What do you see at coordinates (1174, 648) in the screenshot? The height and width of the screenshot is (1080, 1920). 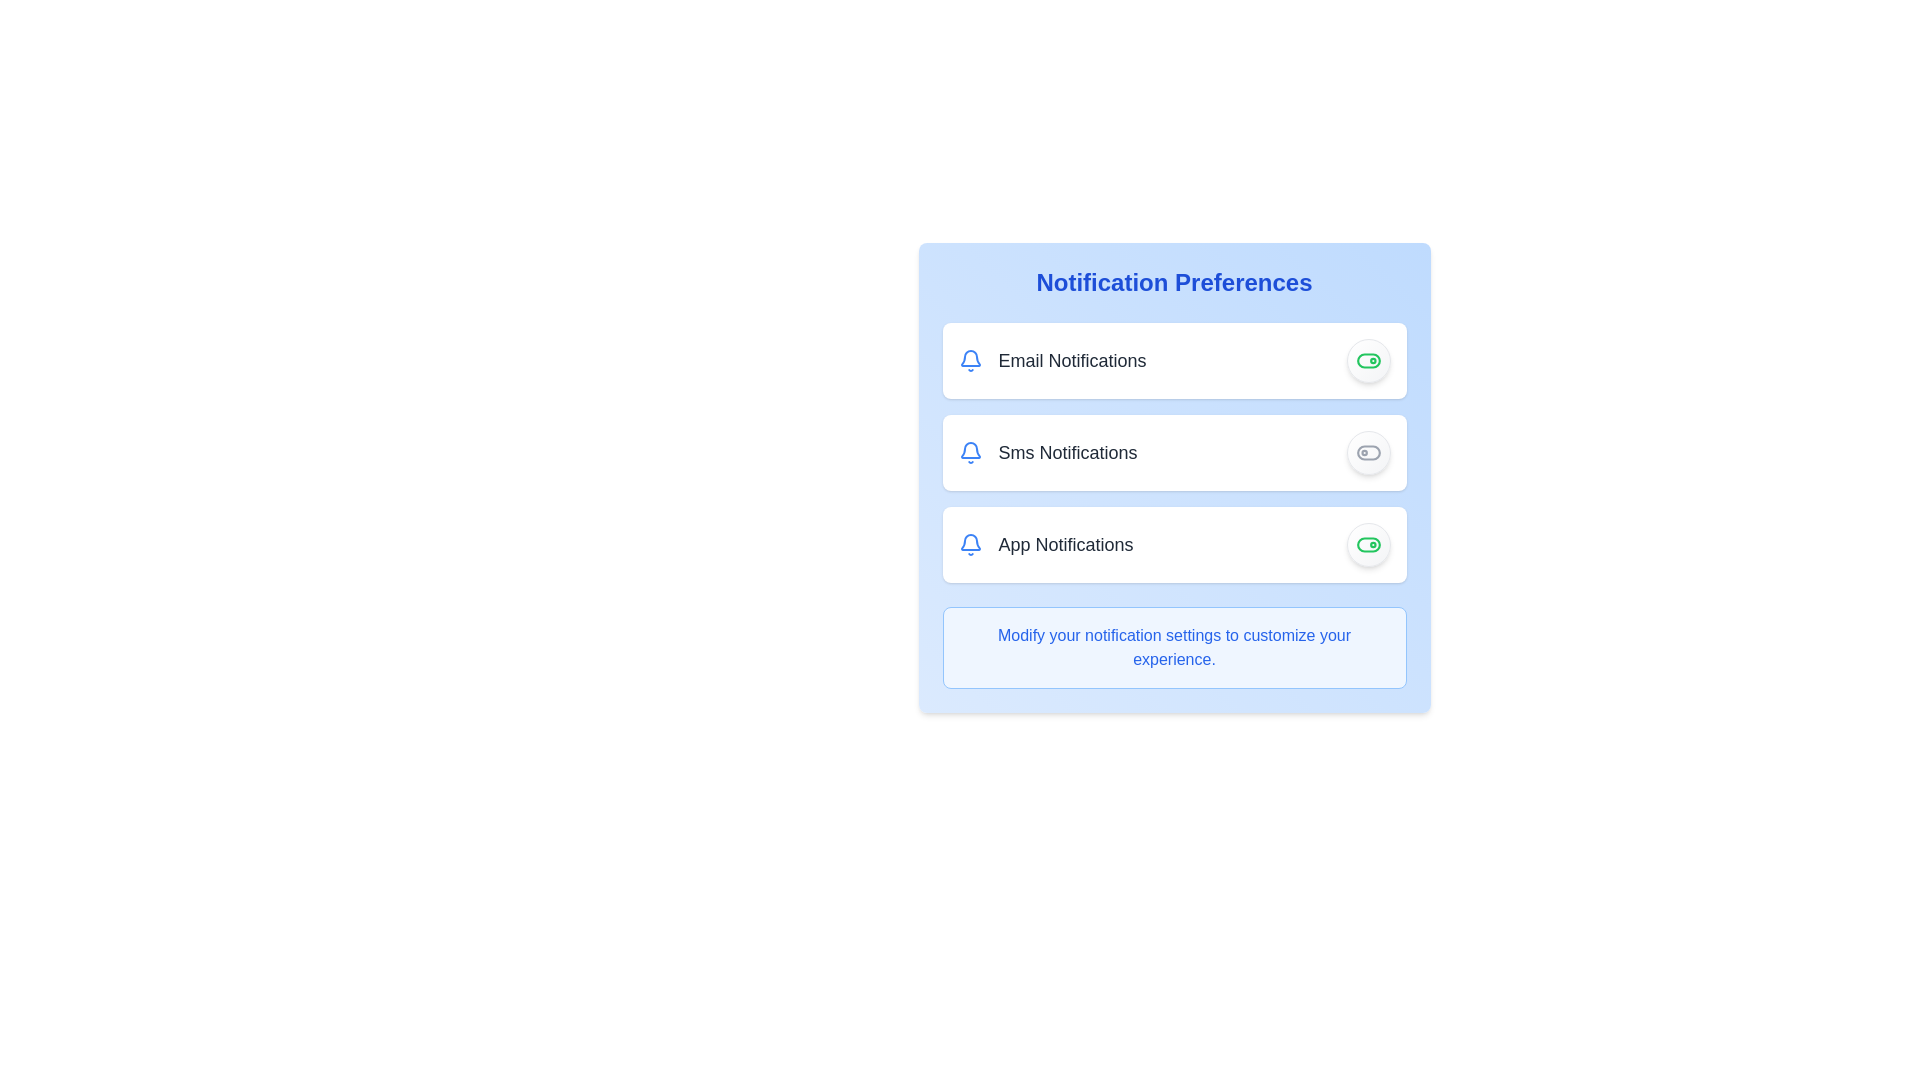 I see `informational text label about modifying notification settings located in the light blue box at the bottom of the 'Notification Preferences' panel` at bounding box center [1174, 648].